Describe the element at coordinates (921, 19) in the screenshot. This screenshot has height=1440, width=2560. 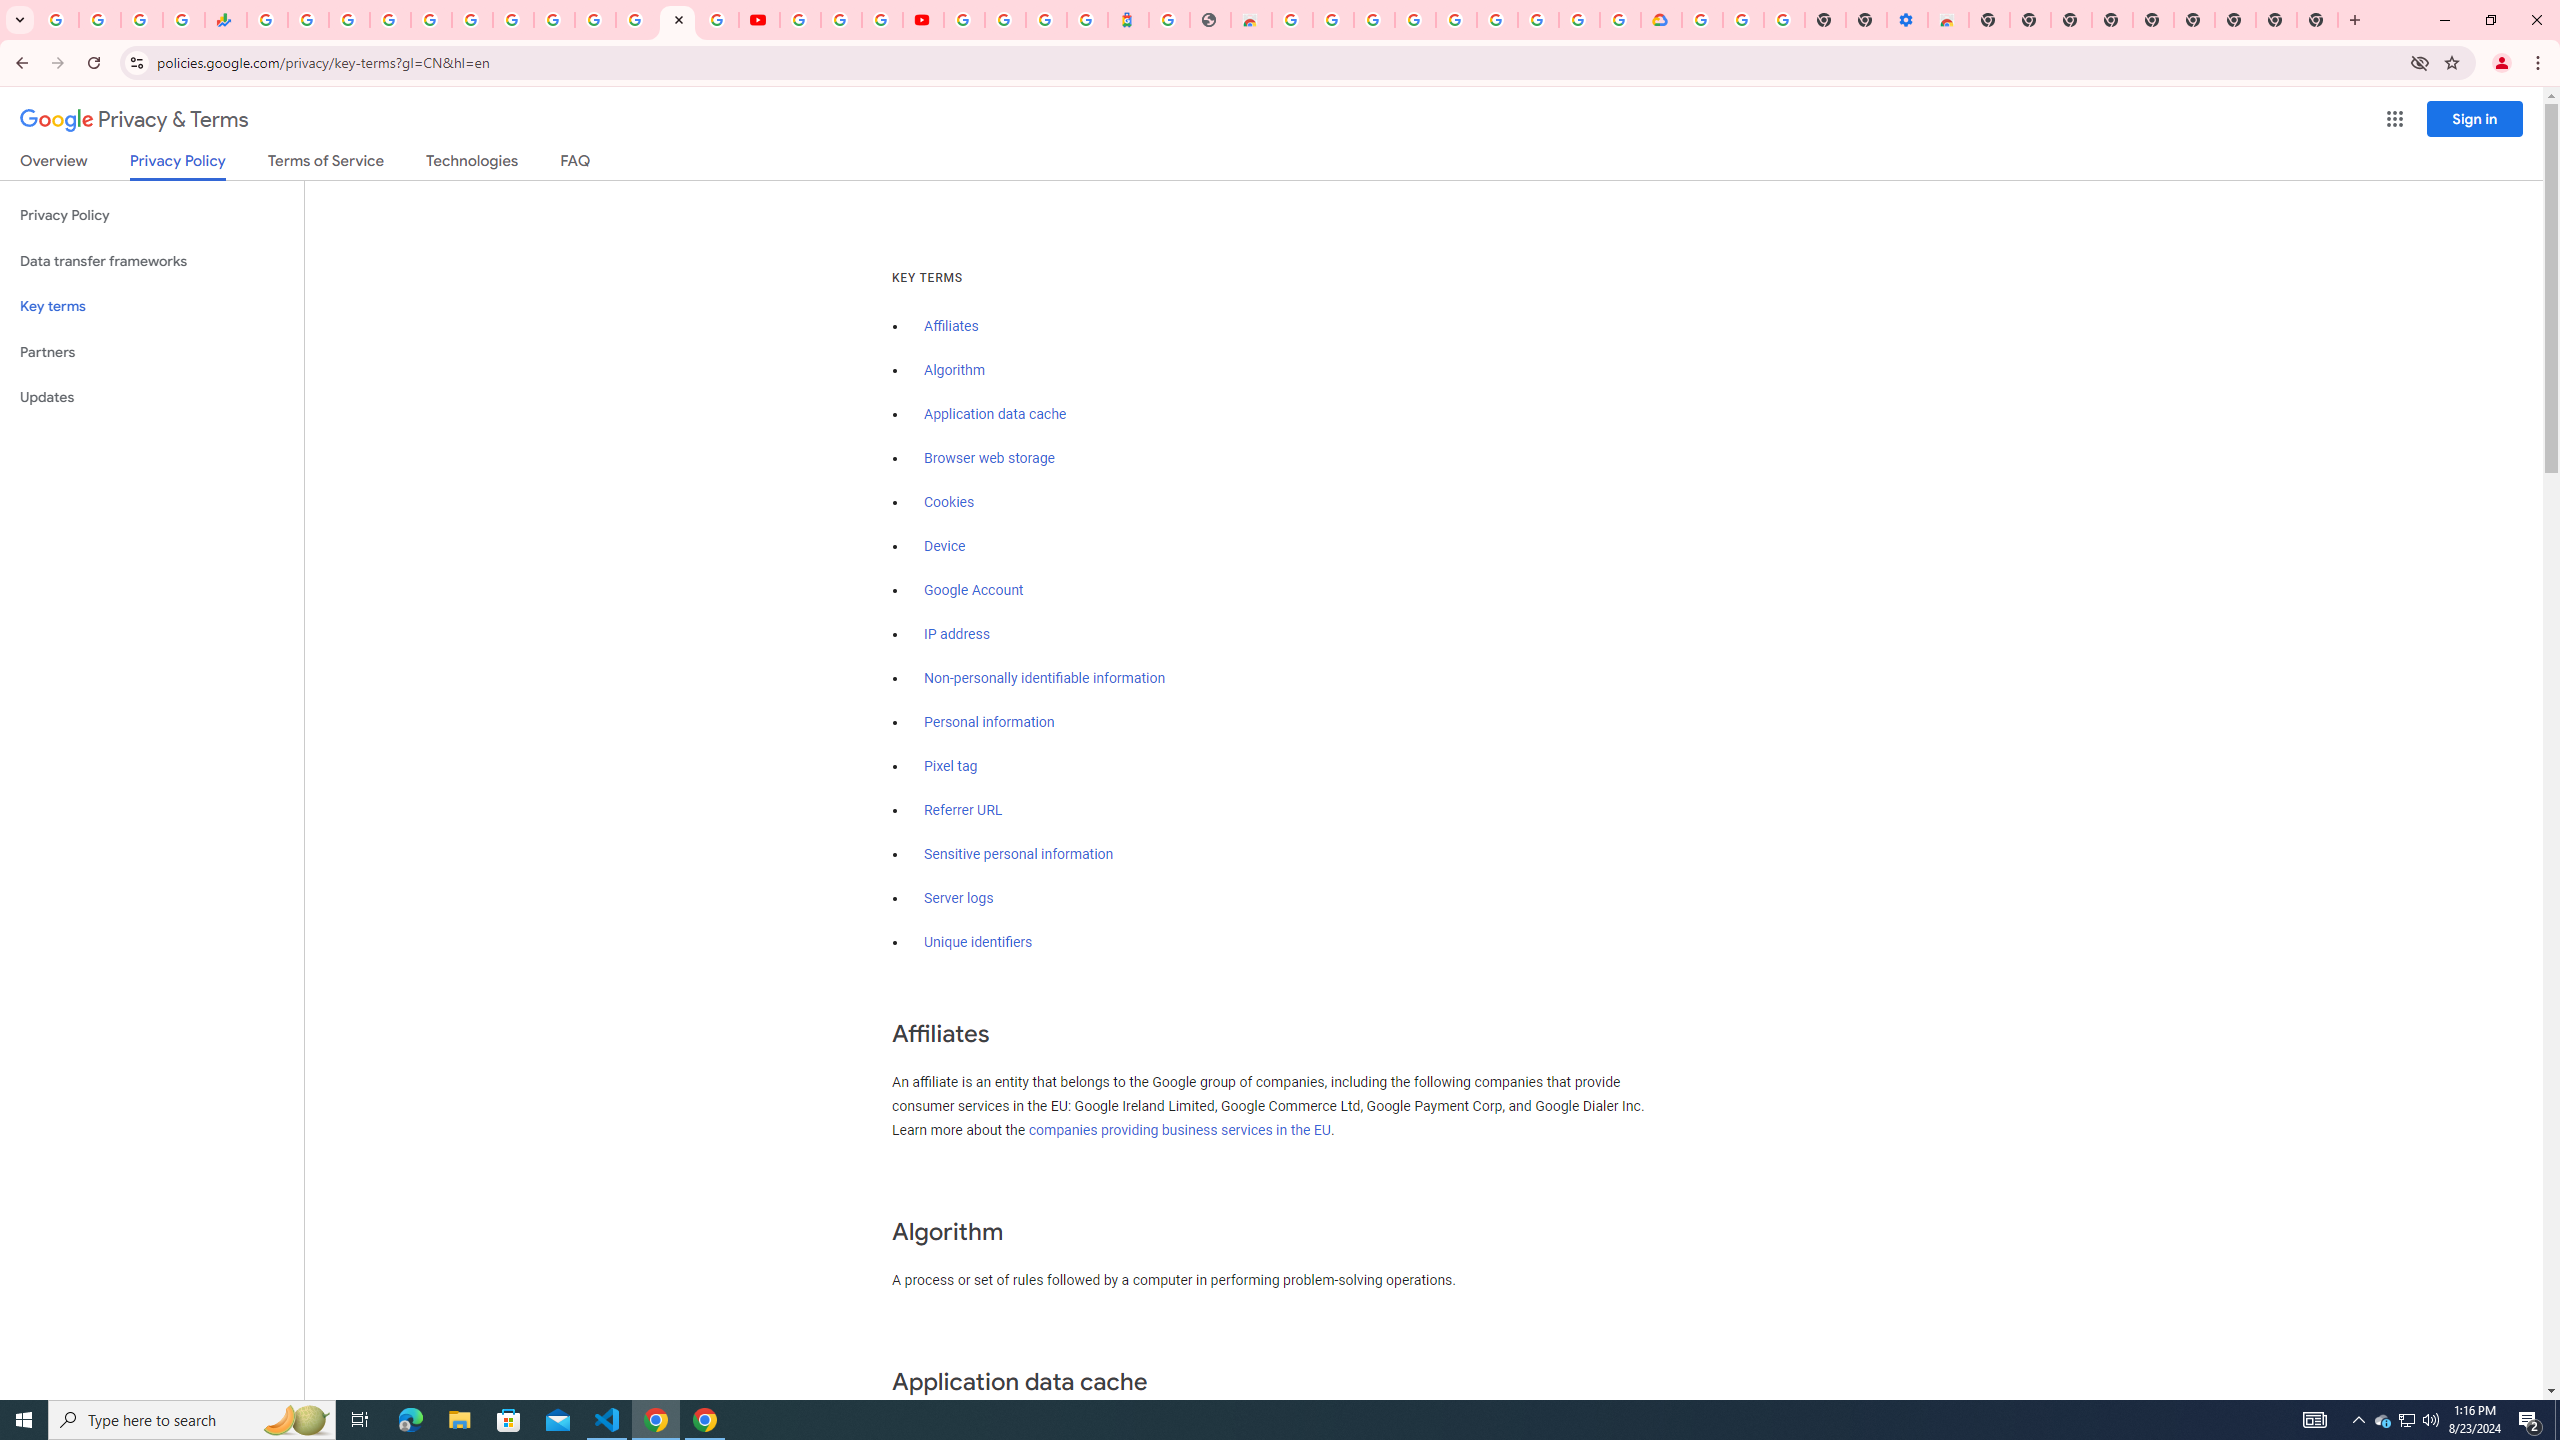
I see `'Content Creator Programs & Opportunities - YouTube Creators'` at that location.